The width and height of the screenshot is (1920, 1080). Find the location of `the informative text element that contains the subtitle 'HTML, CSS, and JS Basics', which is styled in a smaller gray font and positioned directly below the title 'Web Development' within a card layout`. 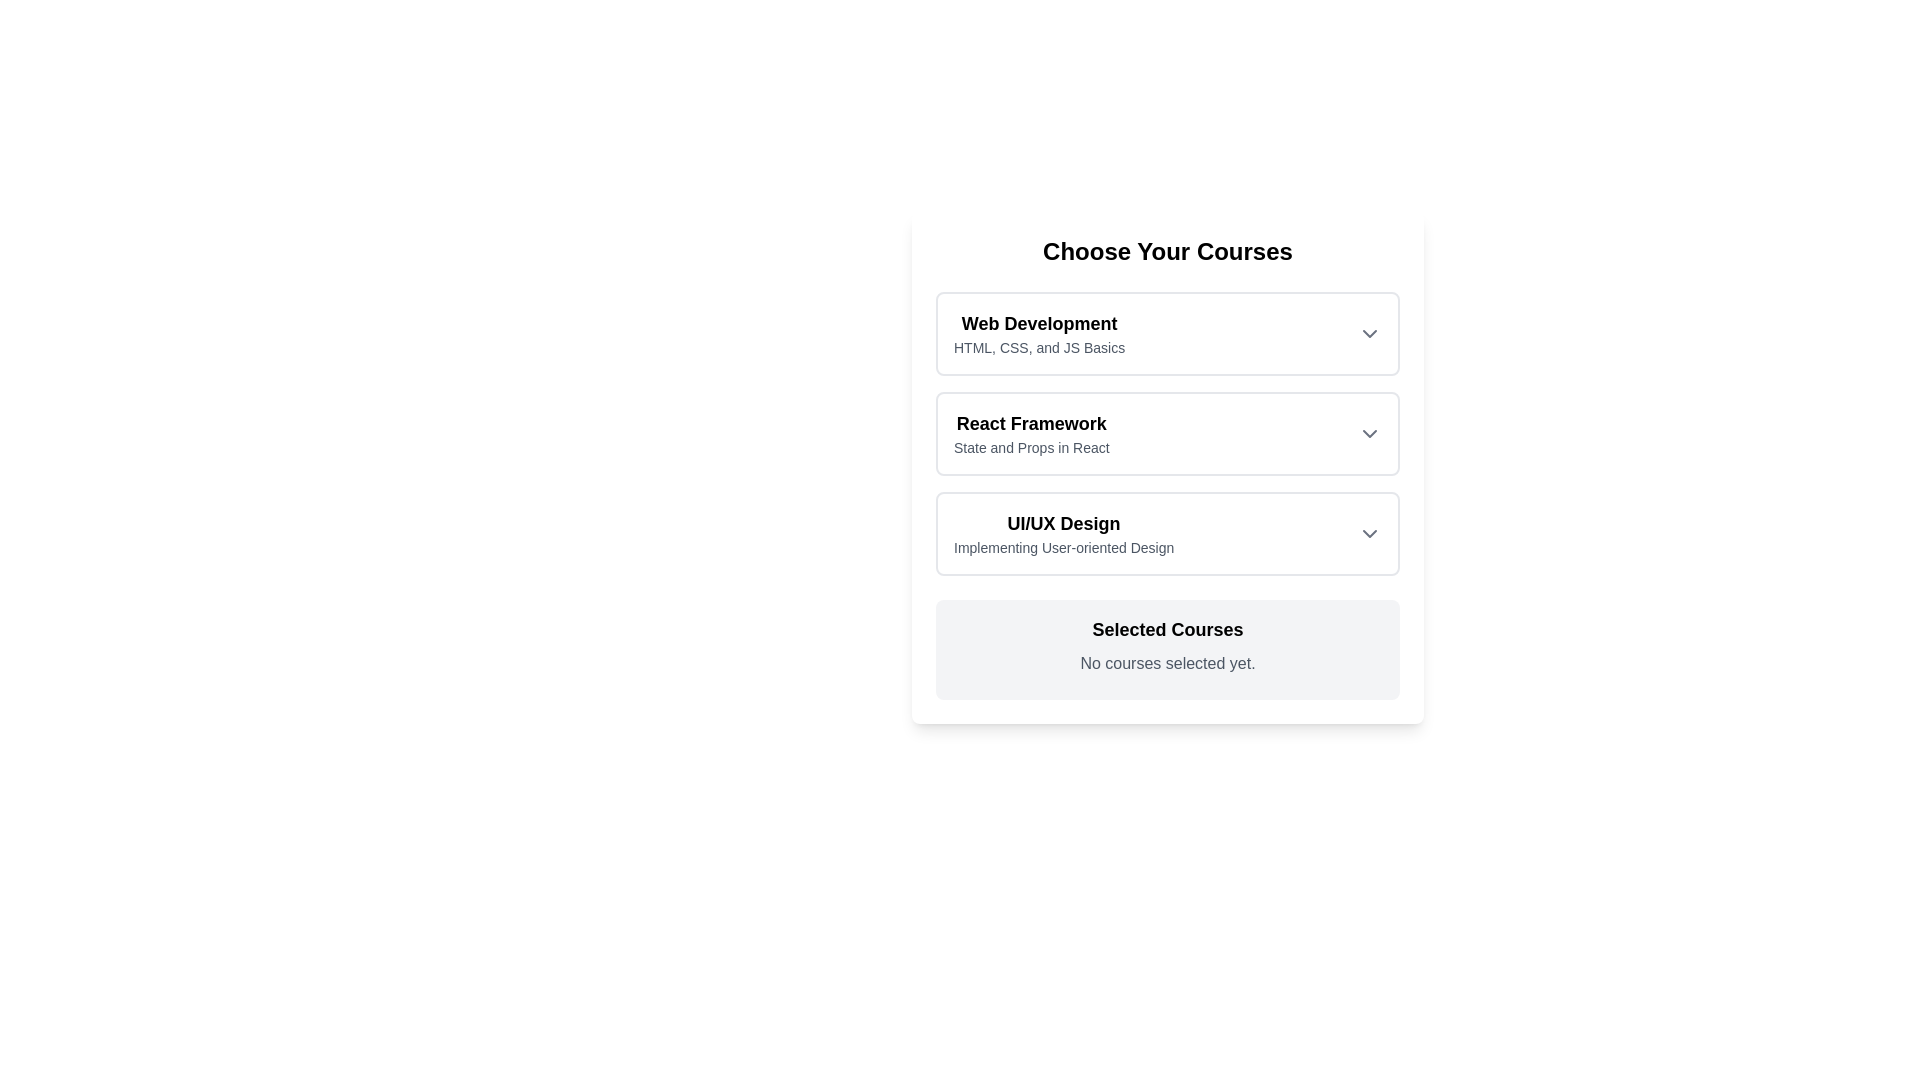

the informative text element that contains the subtitle 'HTML, CSS, and JS Basics', which is styled in a smaller gray font and positioned directly below the title 'Web Development' within a card layout is located at coordinates (1039, 346).